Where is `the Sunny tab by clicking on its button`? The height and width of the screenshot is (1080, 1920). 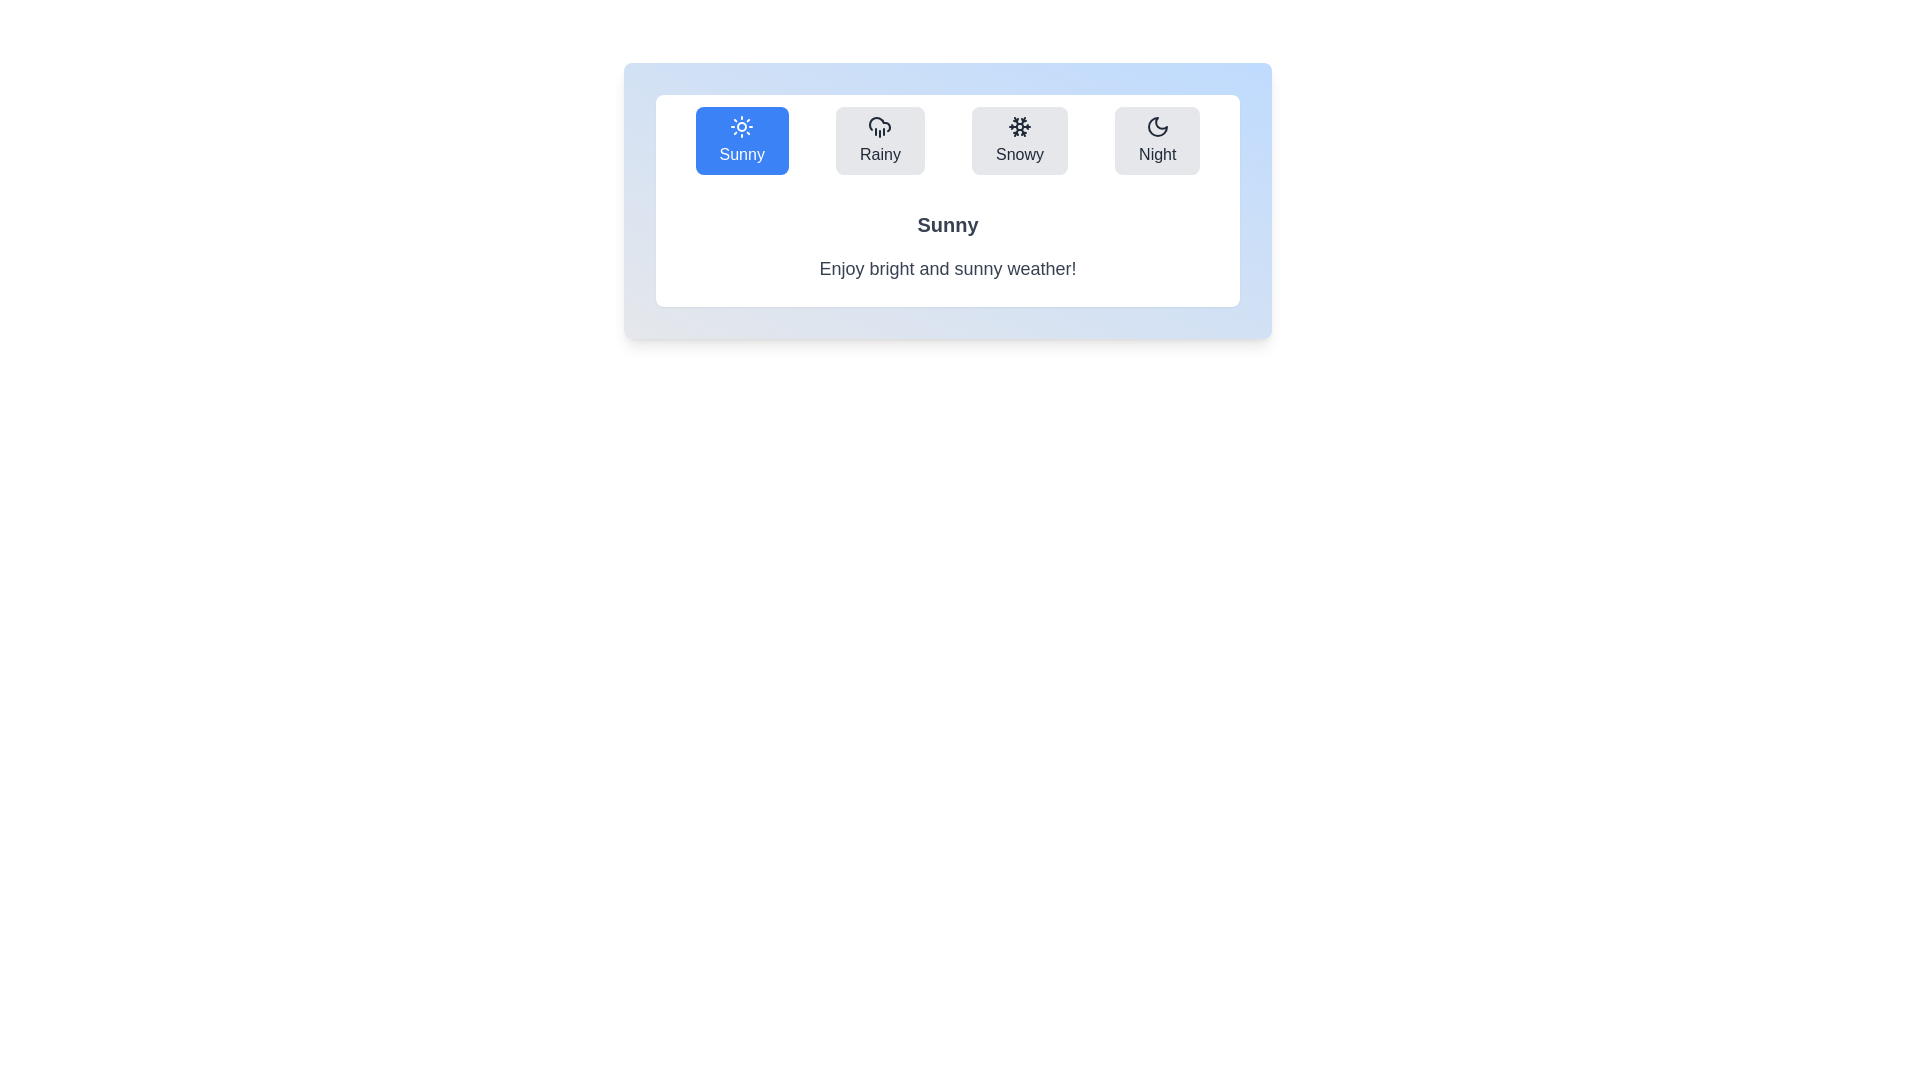 the Sunny tab by clicking on its button is located at coordinates (741, 140).